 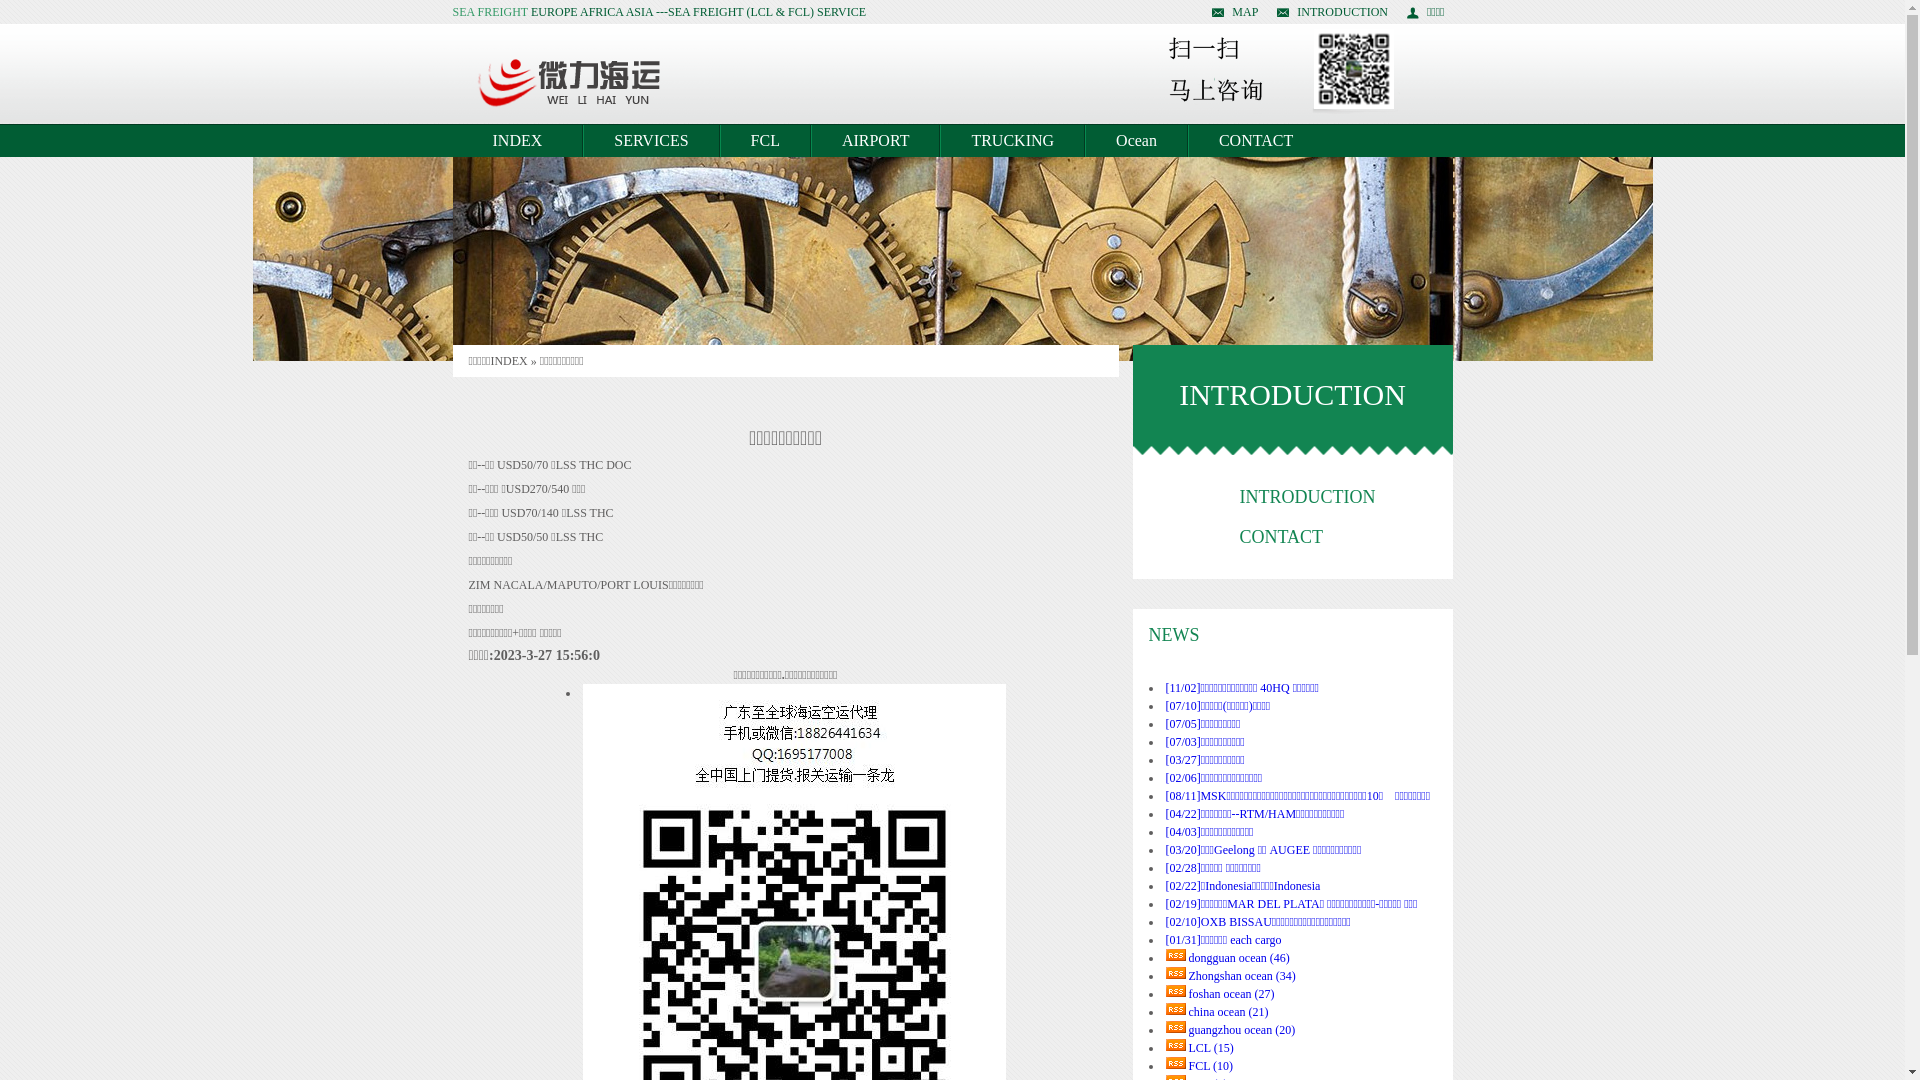 What do you see at coordinates (1176, 971) in the screenshot?
I see `'rss'` at bounding box center [1176, 971].